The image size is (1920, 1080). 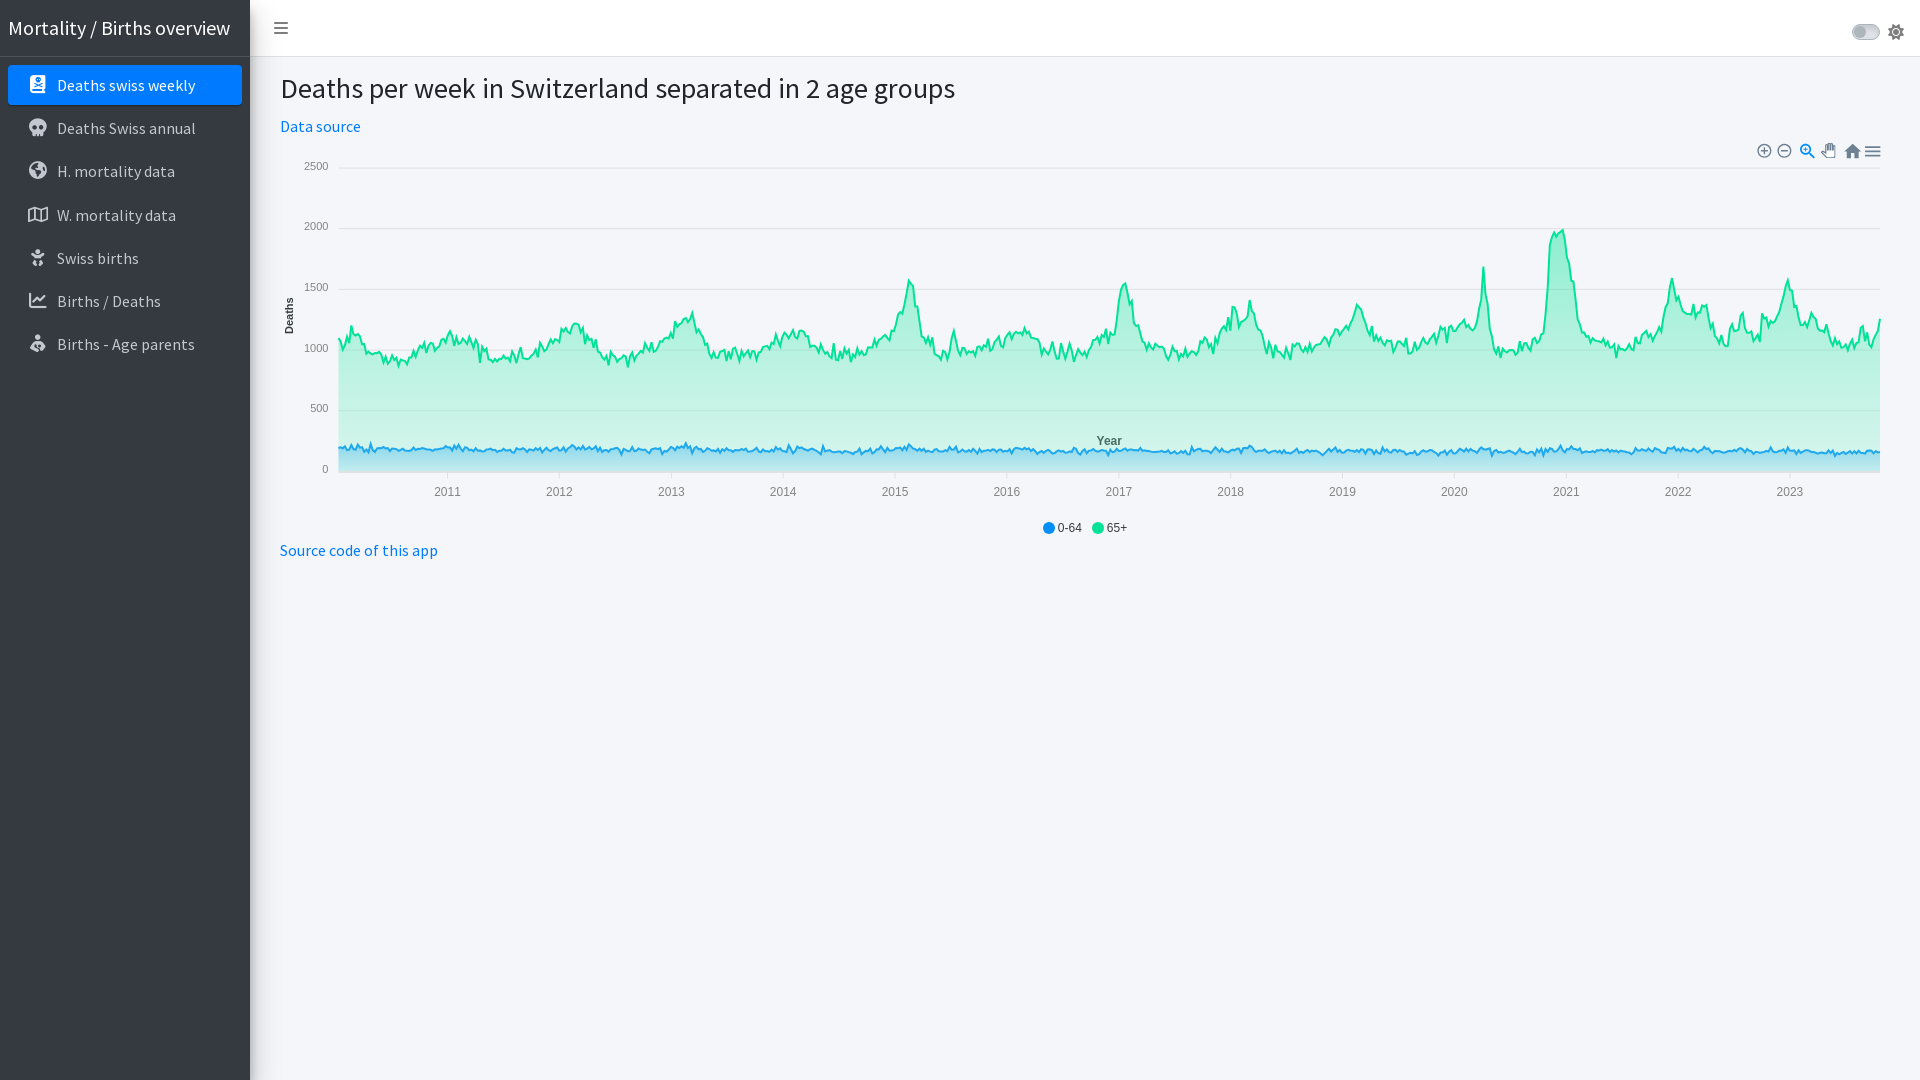 What do you see at coordinates (123, 257) in the screenshot?
I see `'Swiss births'` at bounding box center [123, 257].